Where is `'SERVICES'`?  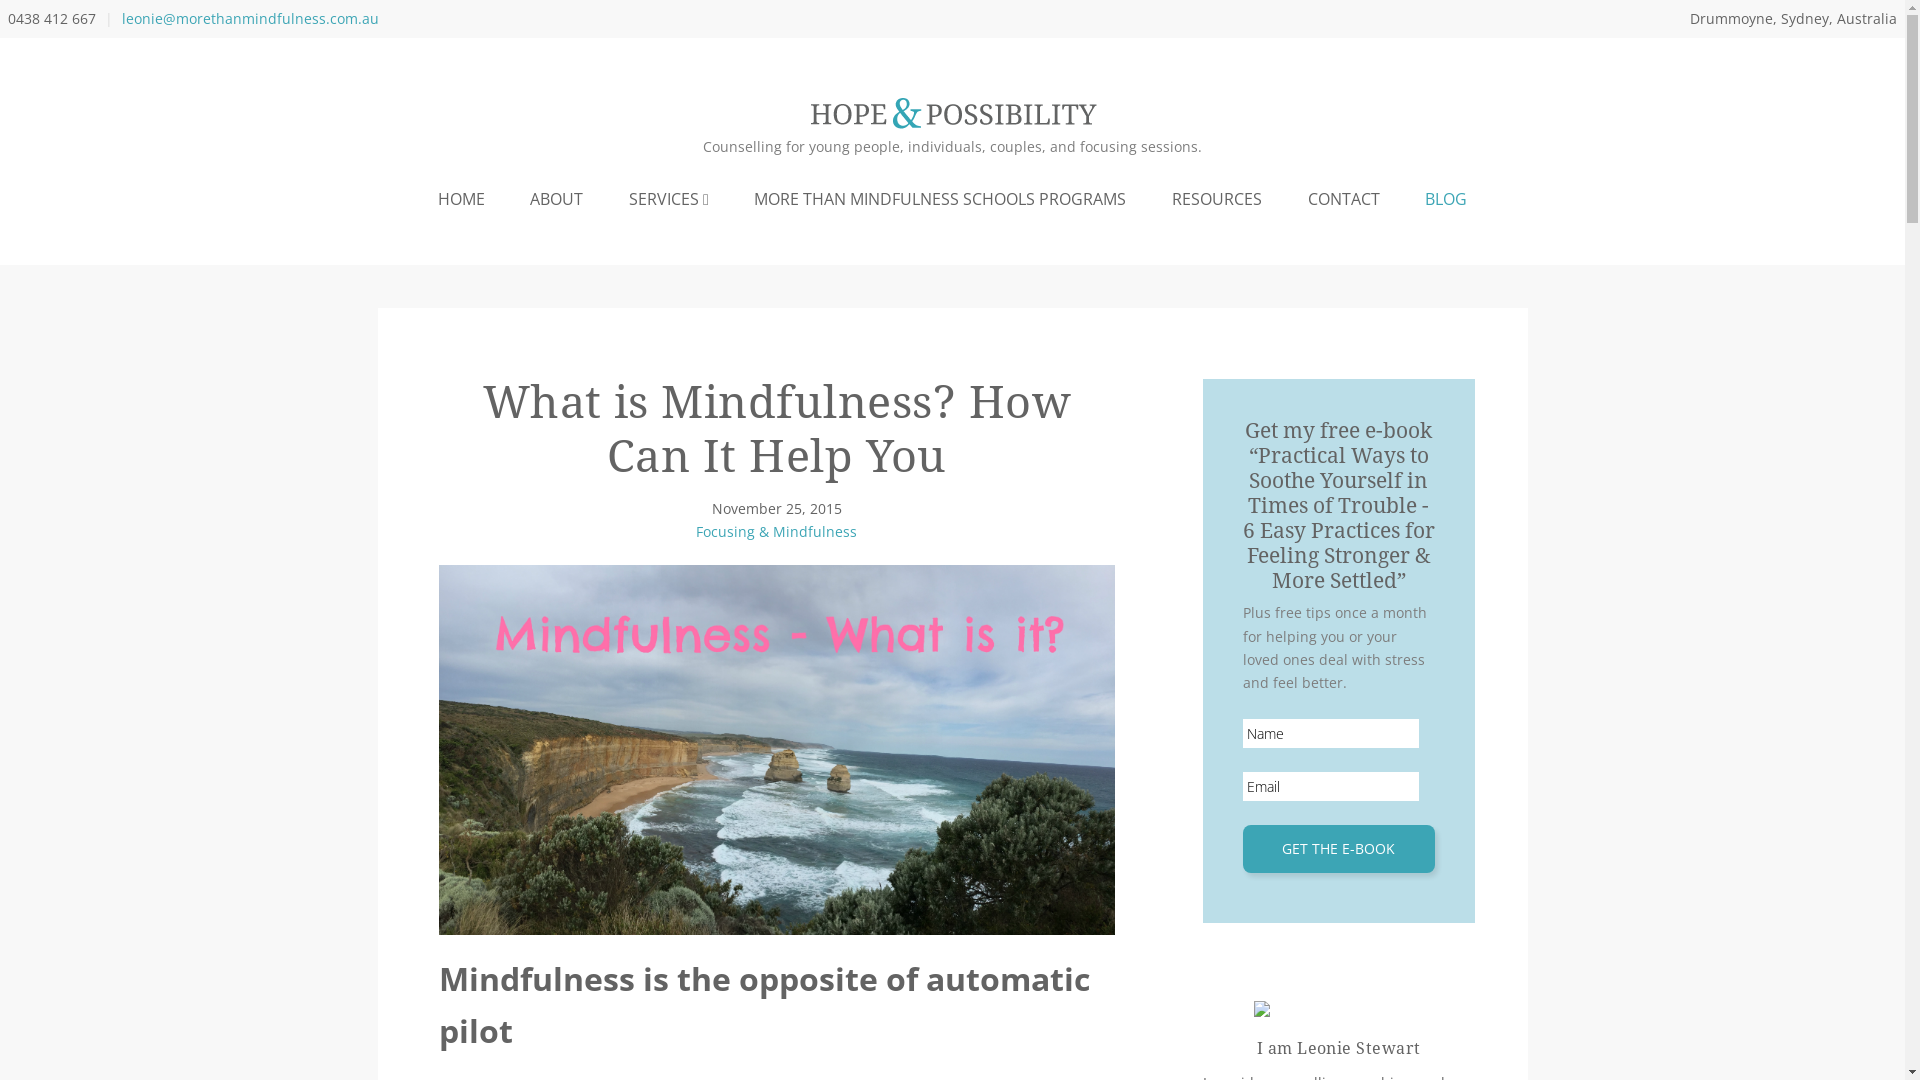
'SERVICES' is located at coordinates (668, 198).